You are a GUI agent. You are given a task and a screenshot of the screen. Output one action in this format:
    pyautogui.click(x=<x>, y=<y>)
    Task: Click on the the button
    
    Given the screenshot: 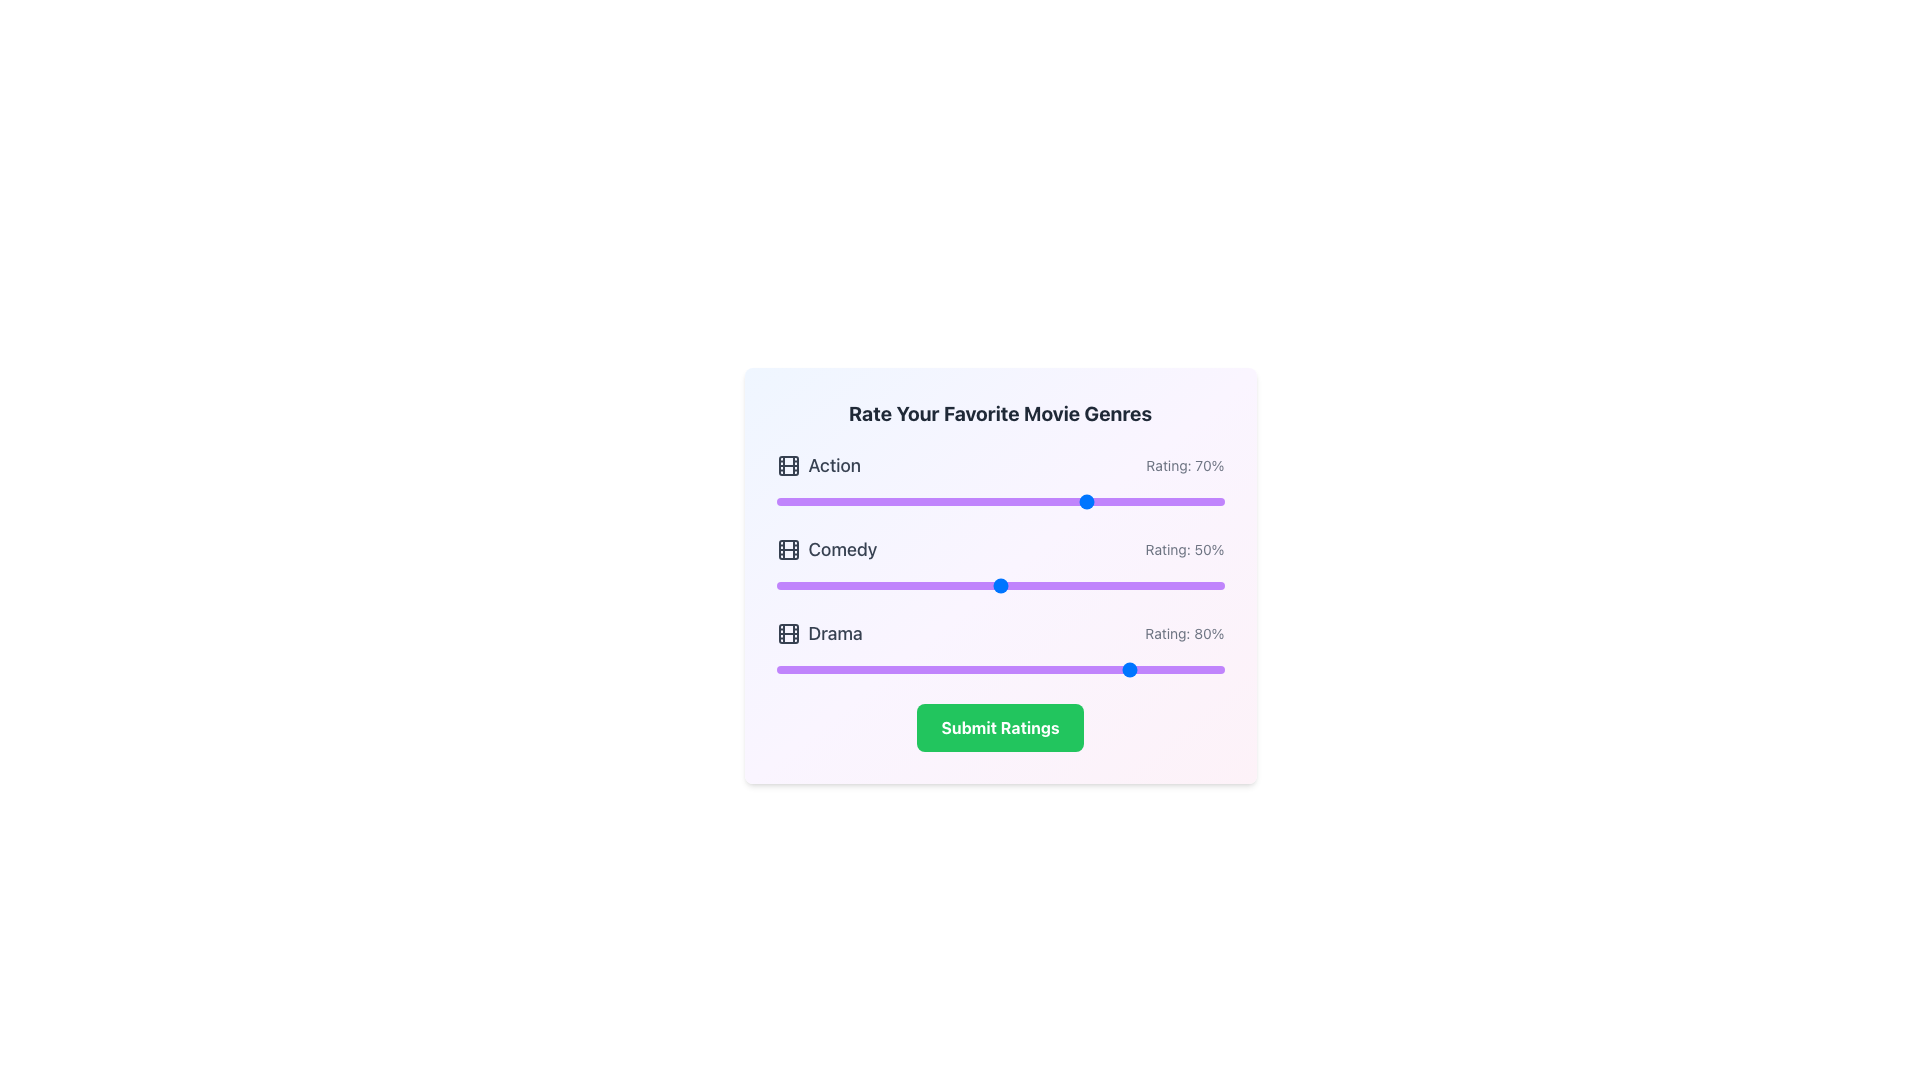 What is the action you would take?
    pyautogui.click(x=1000, y=728)
    